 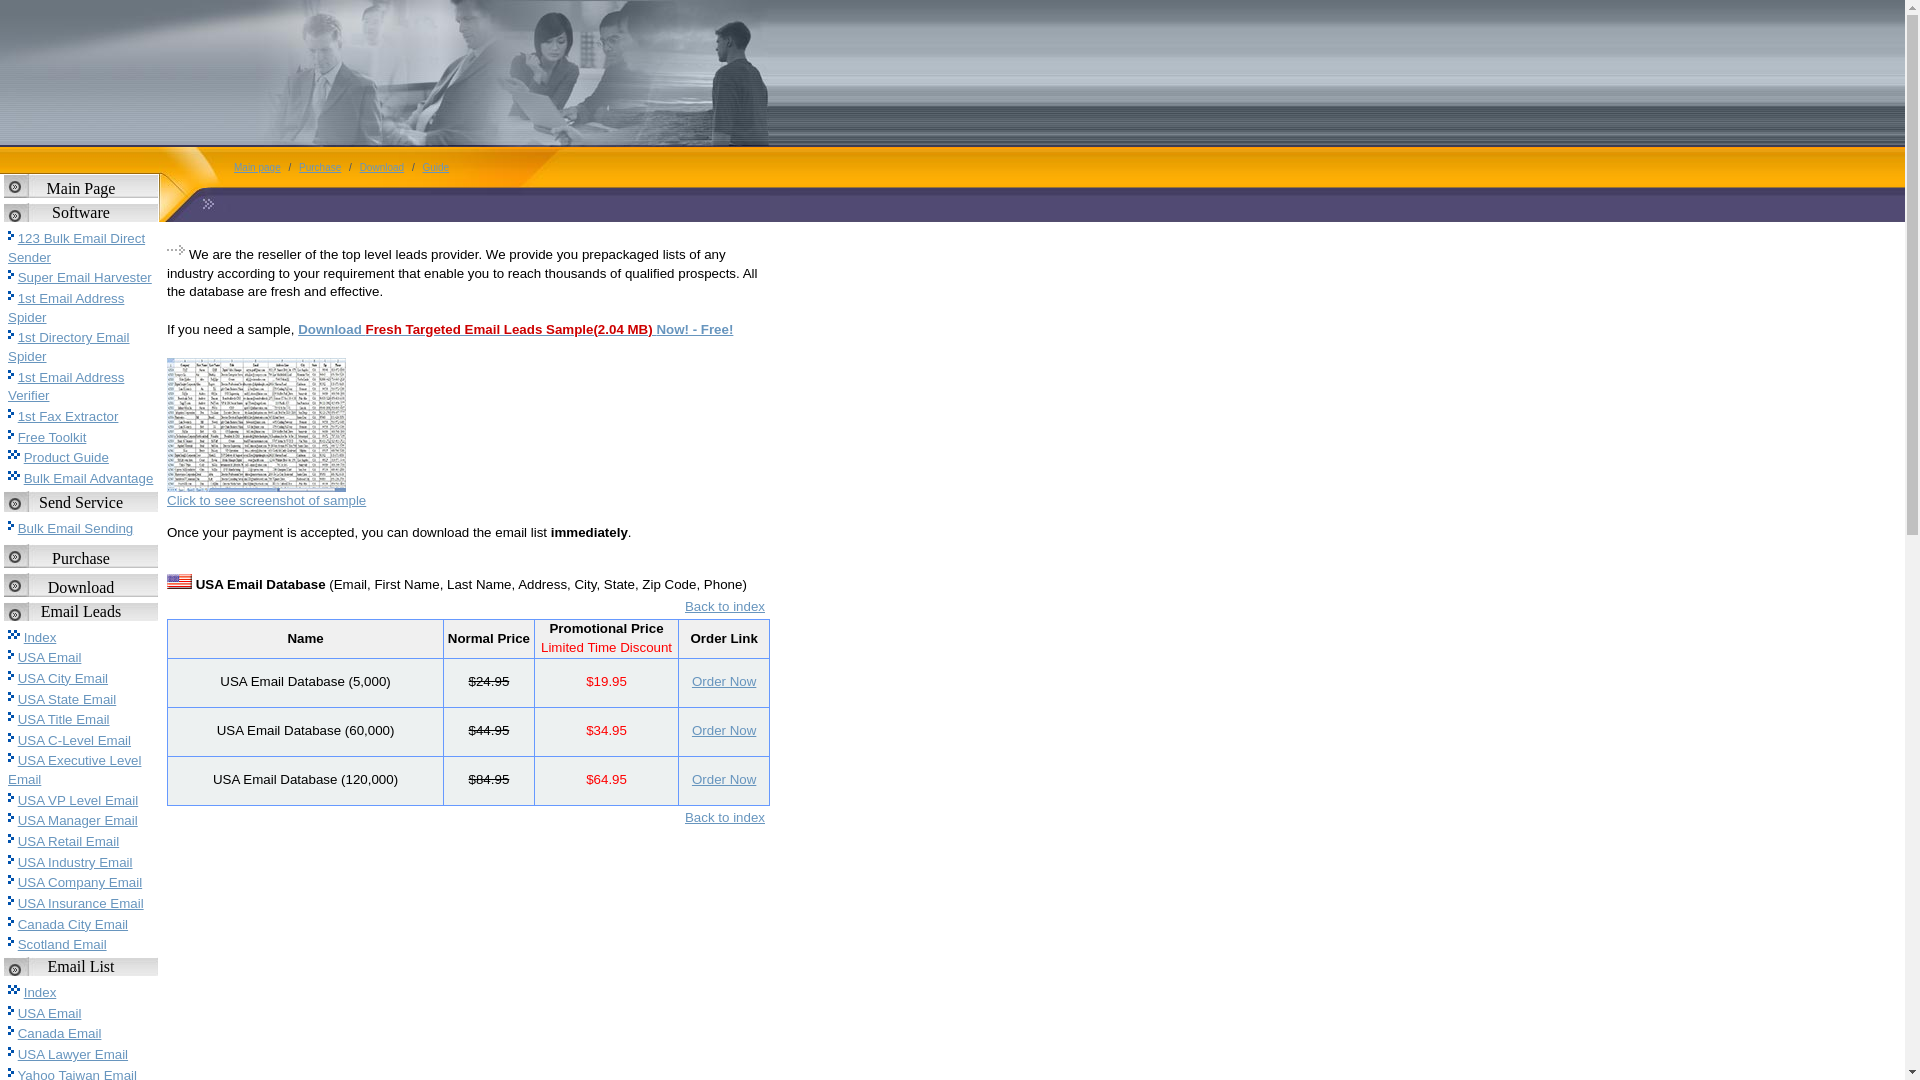 I want to click on 'Order Now', so click(x=723, y=680).